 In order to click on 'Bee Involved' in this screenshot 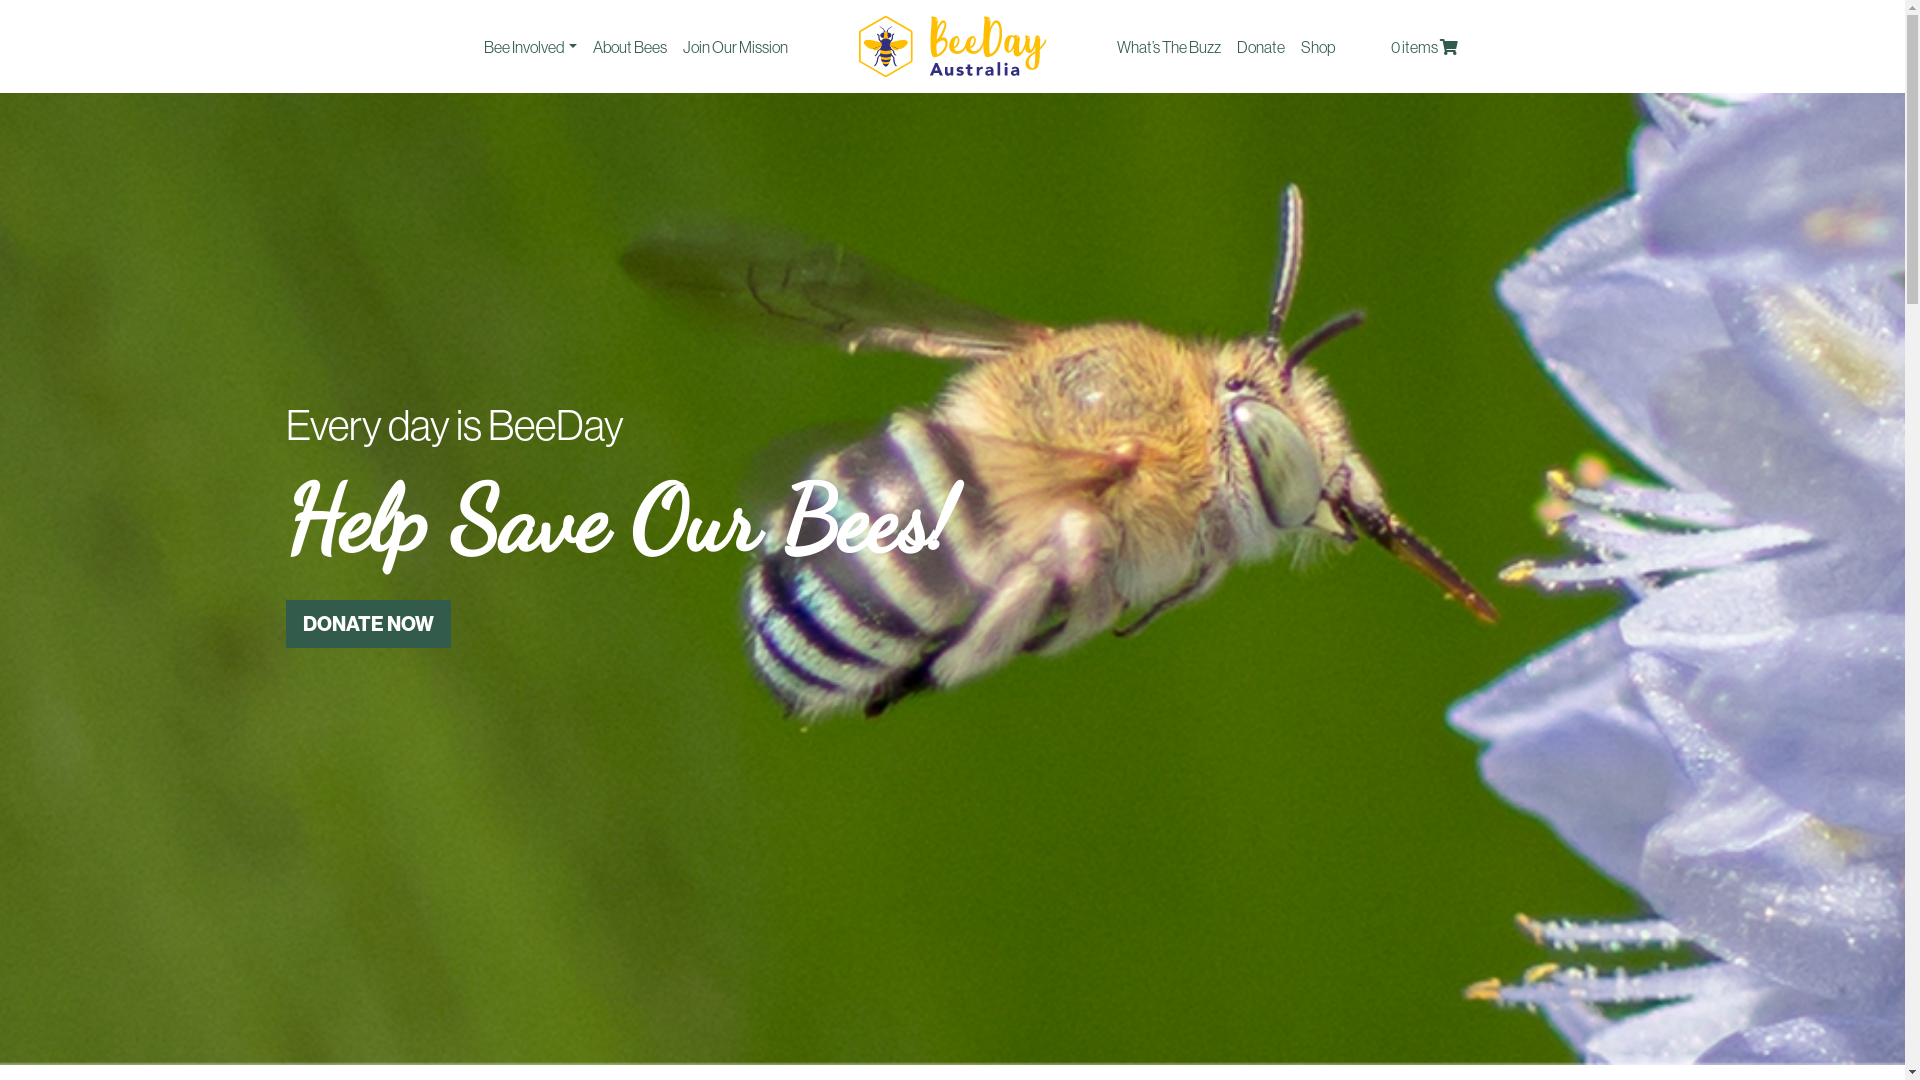, I will do `click(530, 45)`.